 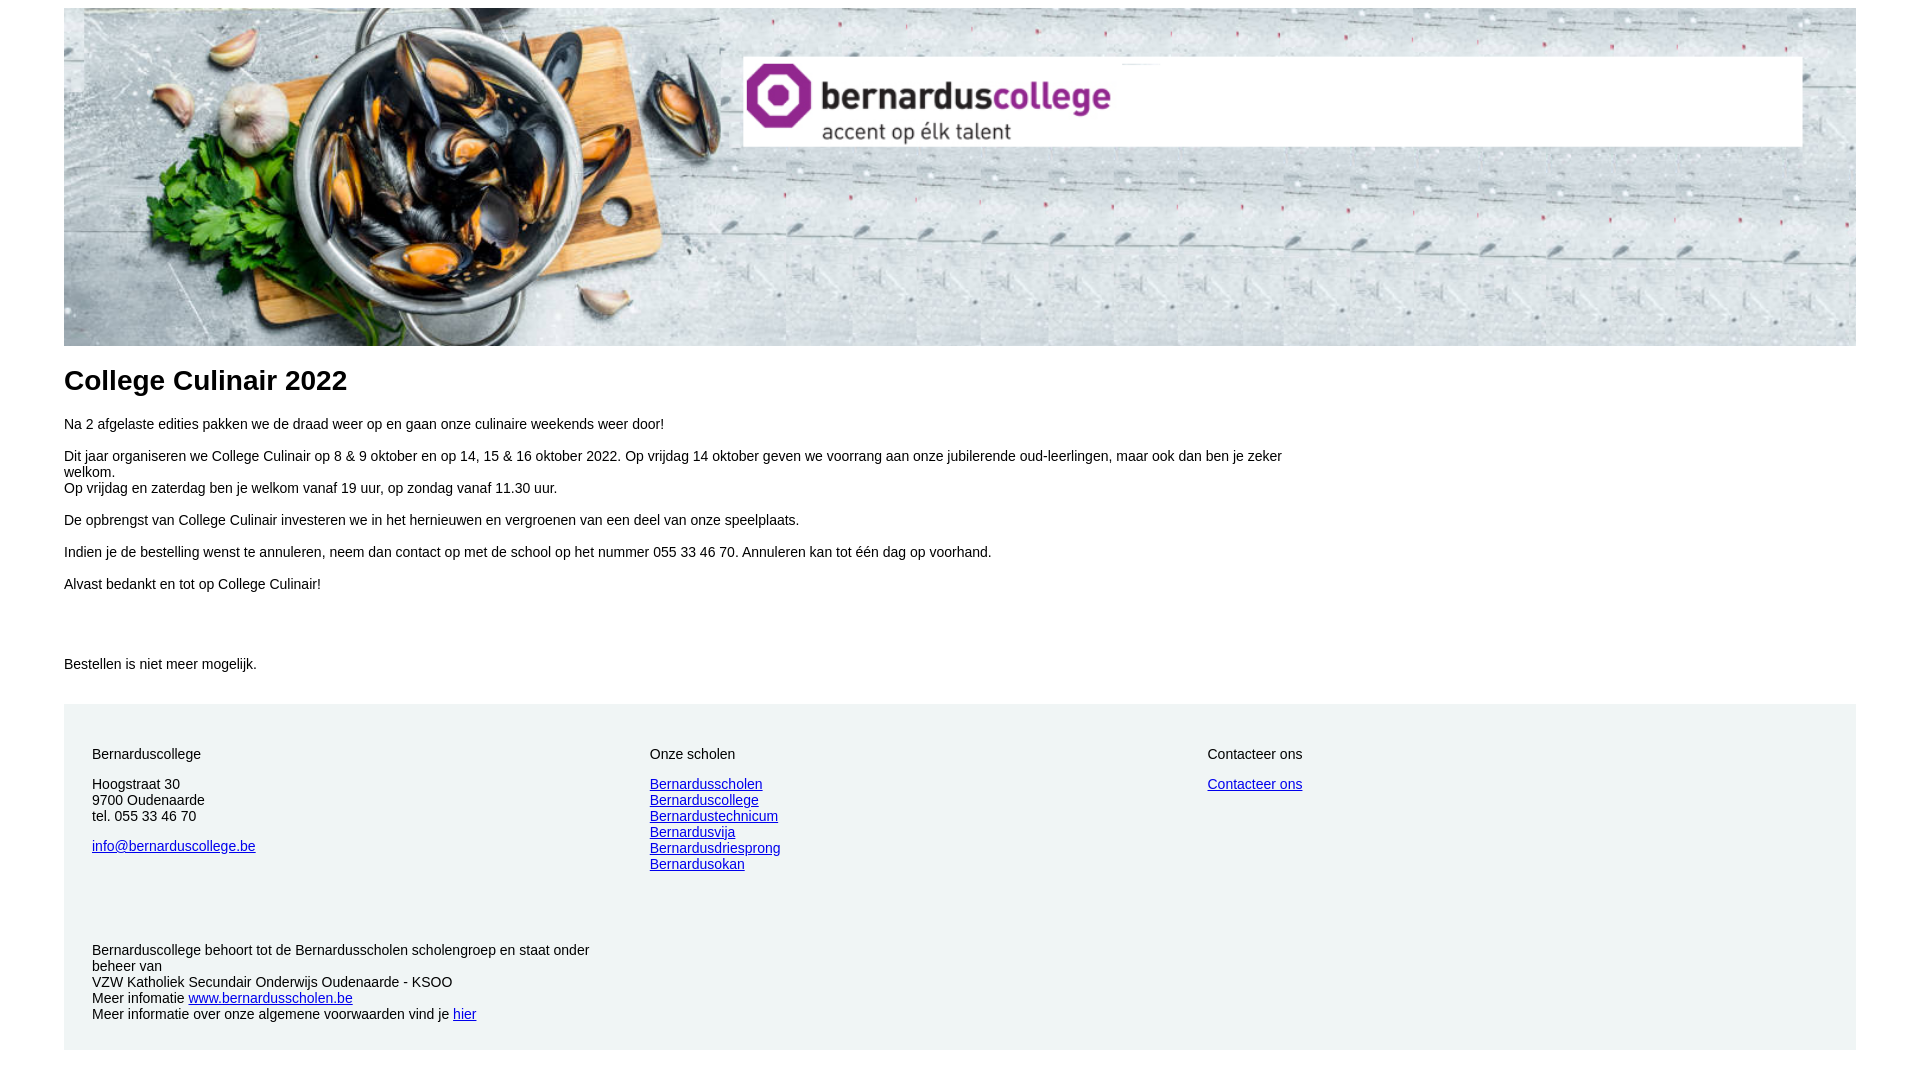 I want to click on 'Contacteer ons', so click(x=1207, y=782).